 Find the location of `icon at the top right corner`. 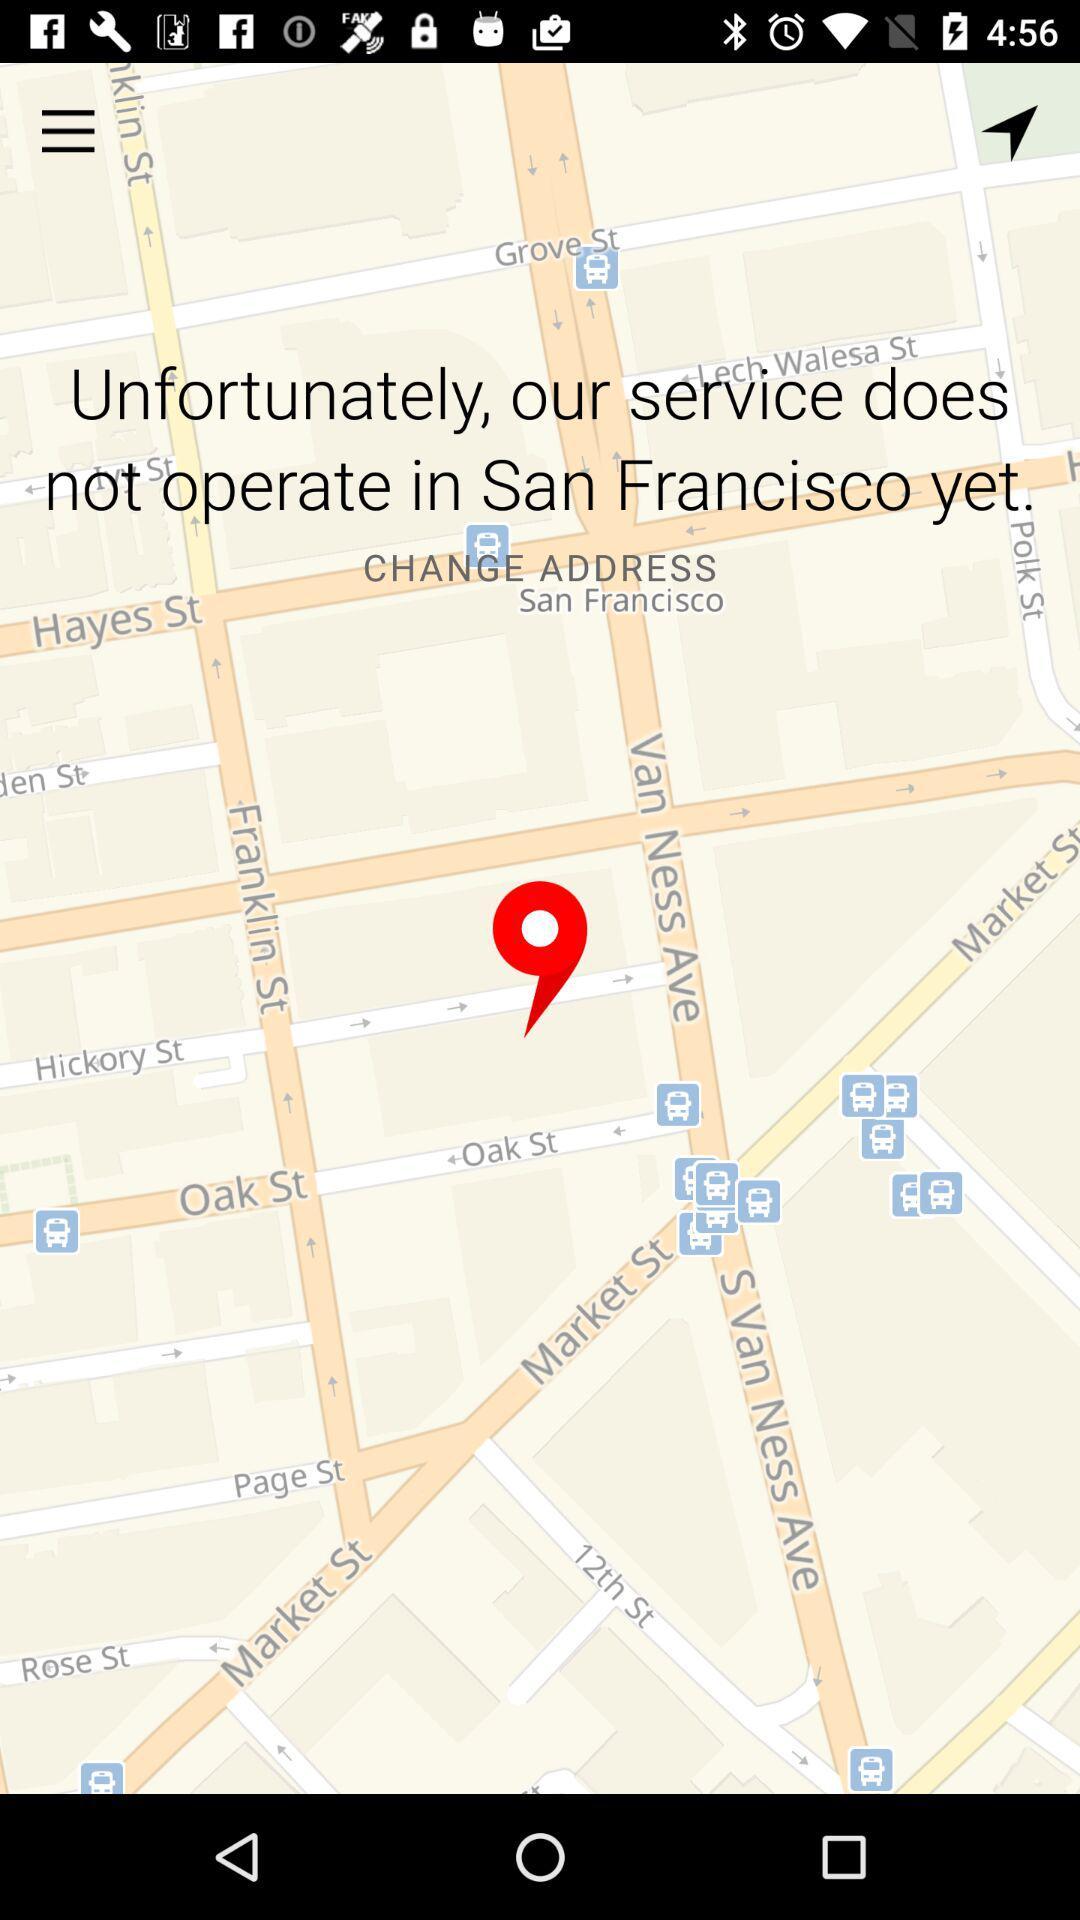

icon at the top right corner is located at coordinates (1009, 132).